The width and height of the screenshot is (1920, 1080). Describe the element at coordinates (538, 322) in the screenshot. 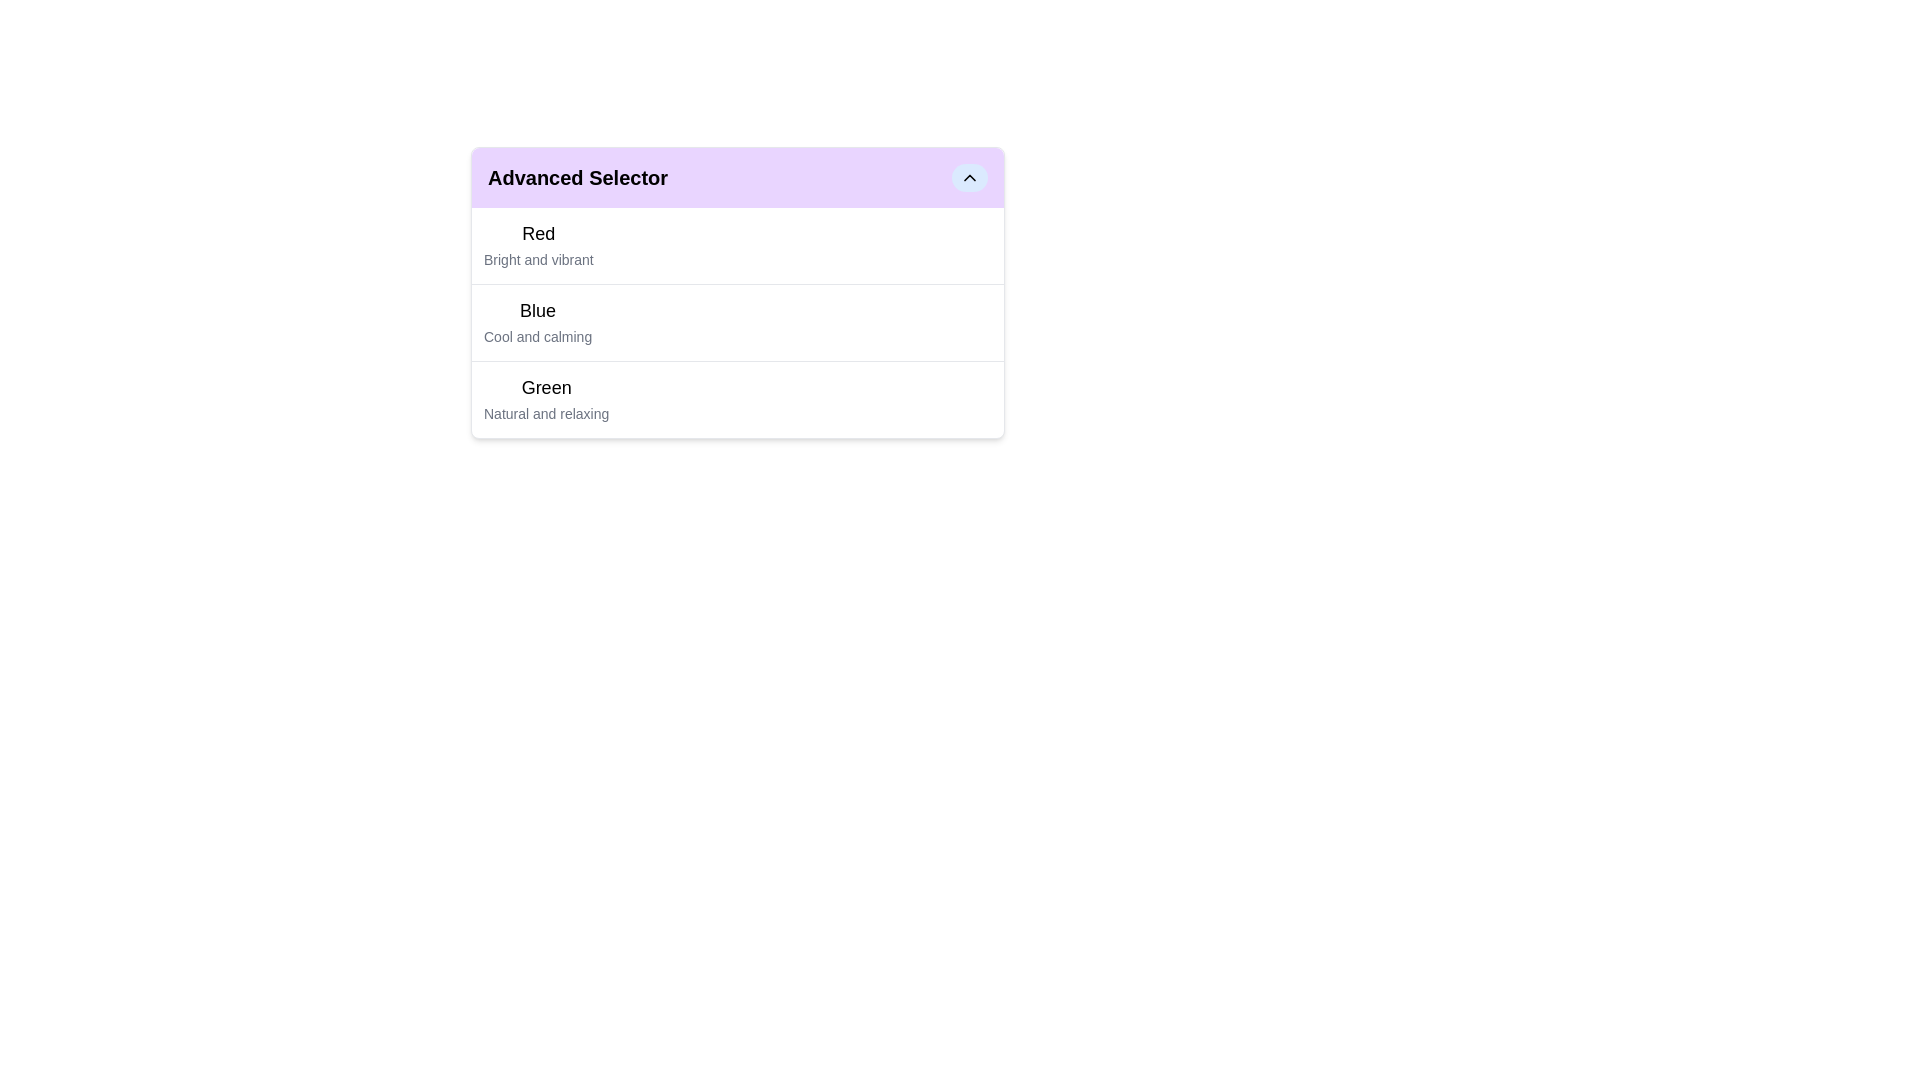

I see `the second selectable list item in the 'Advanced Selector' menu to trigger a visual change` at that location.